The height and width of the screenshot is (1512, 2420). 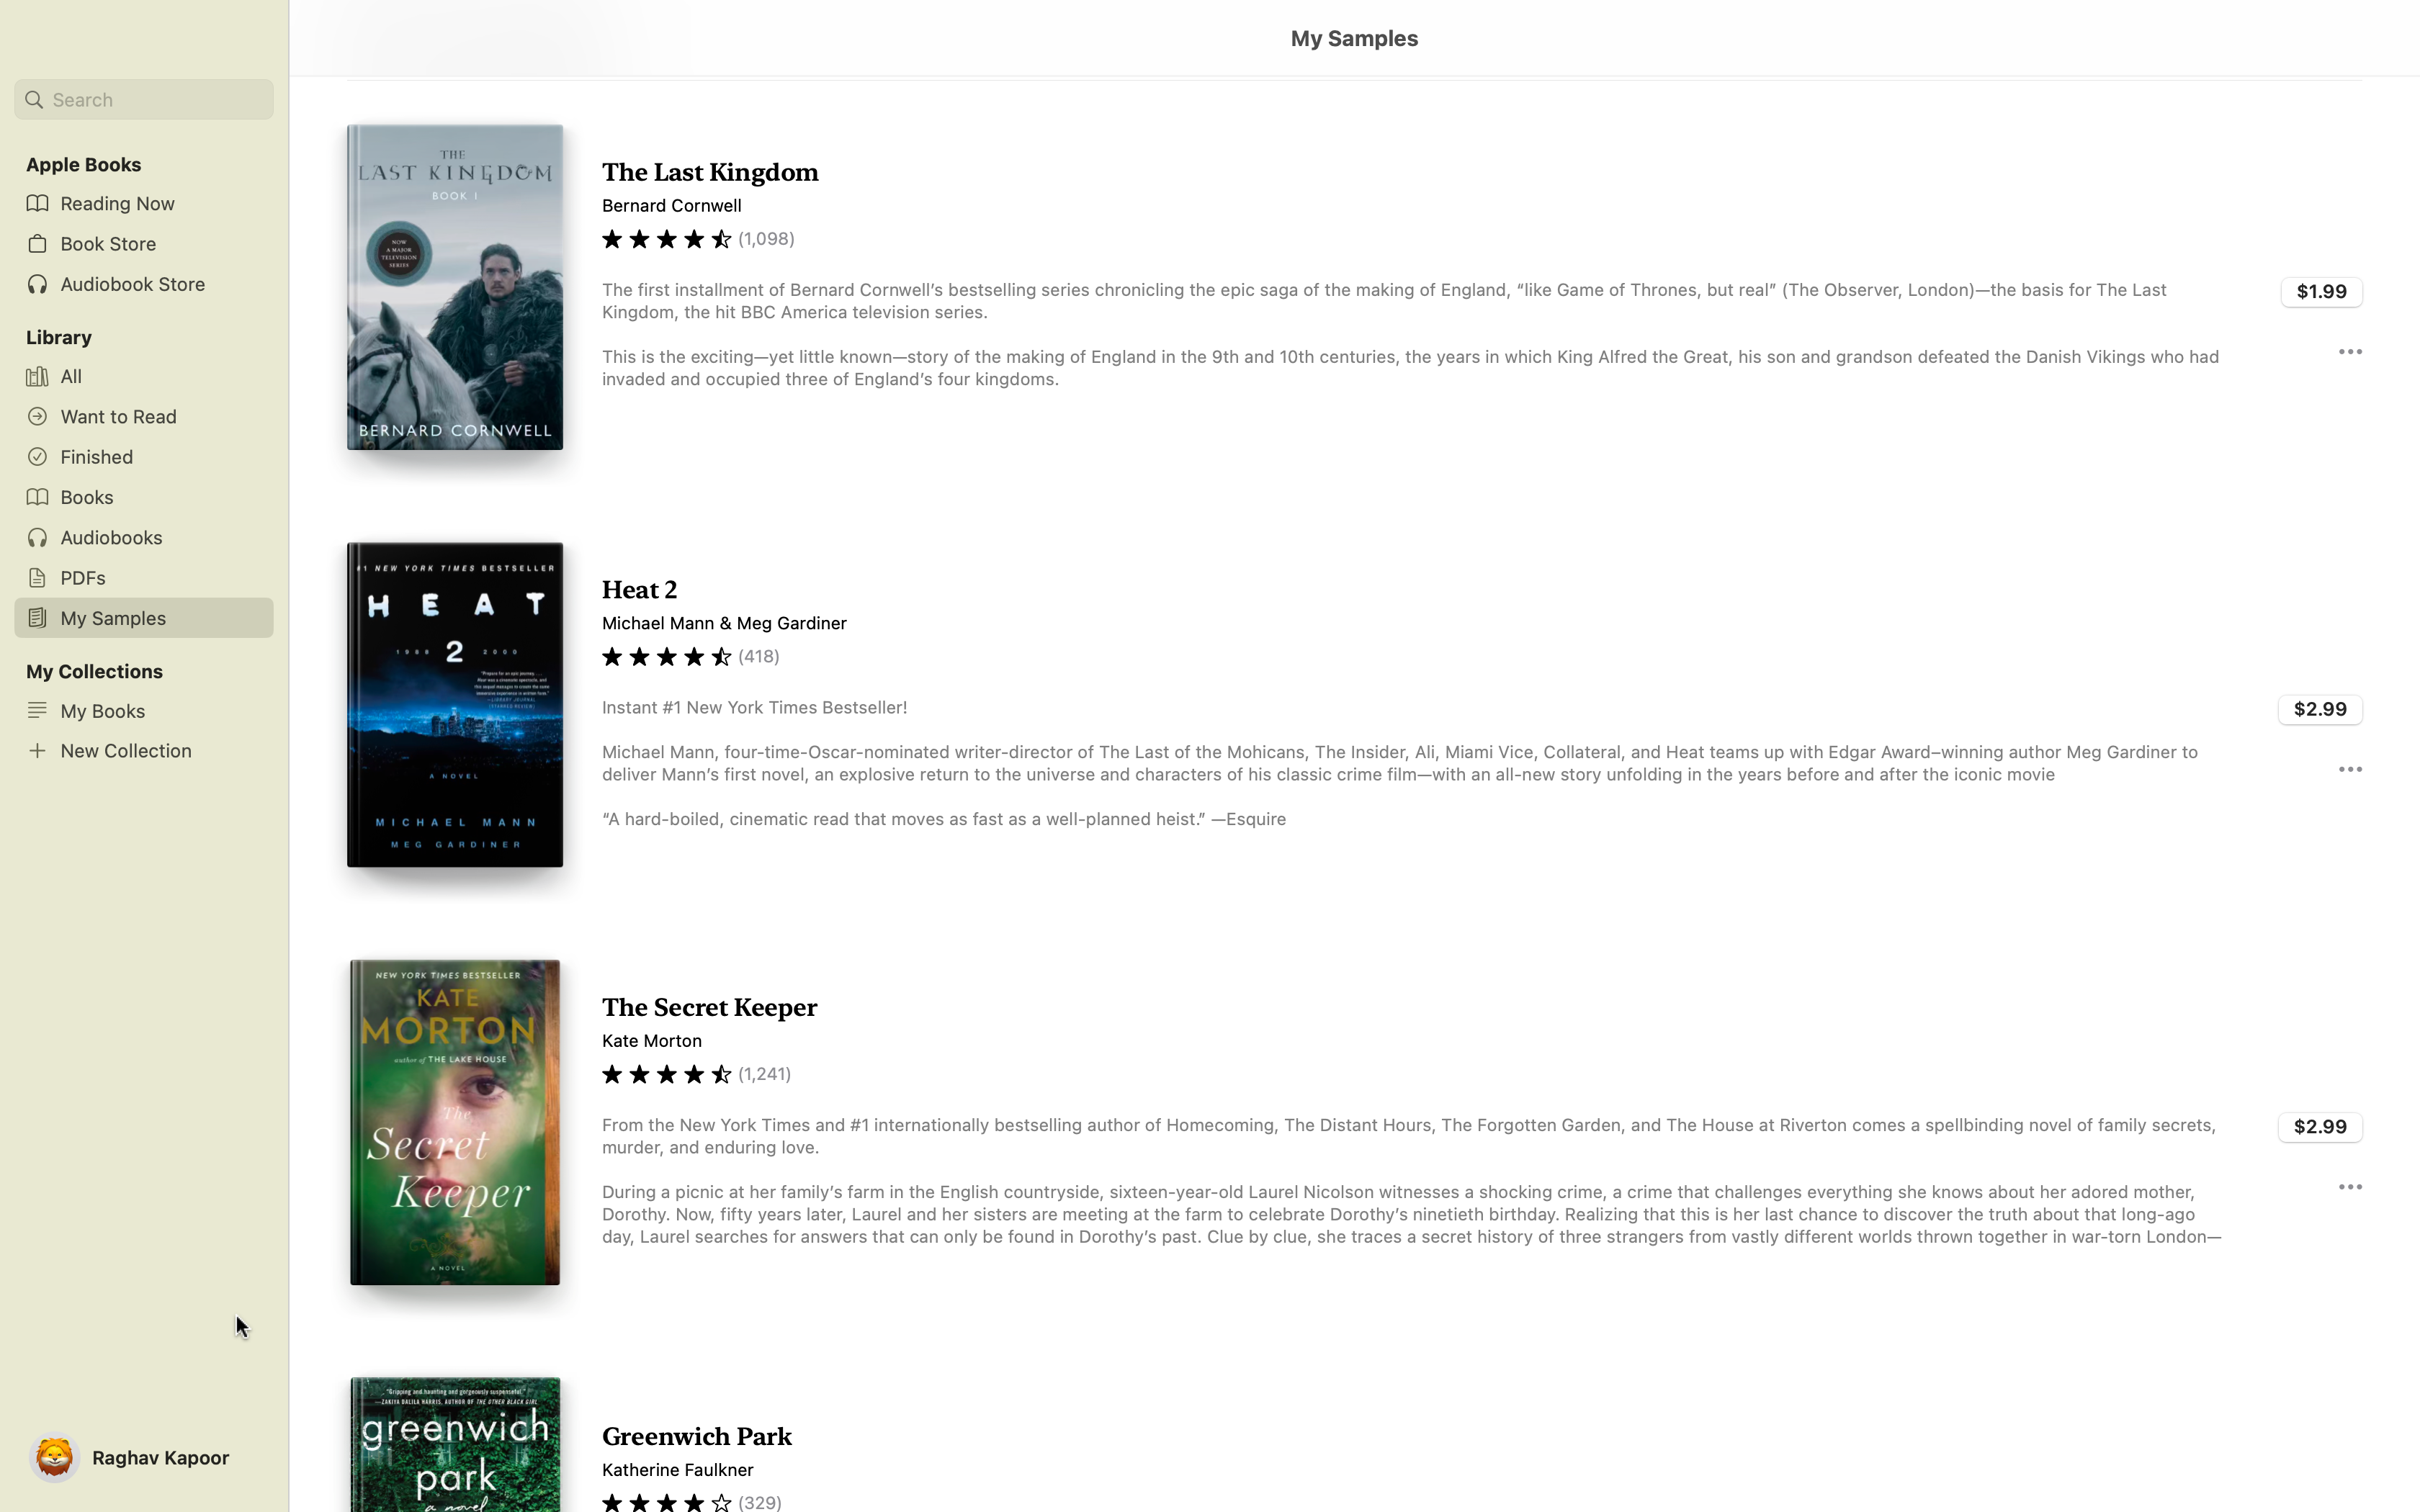 I want to click on Scroll downwards to reach the "Greenwich Park" book on the screen, so click(x=4550810, y=1667736).